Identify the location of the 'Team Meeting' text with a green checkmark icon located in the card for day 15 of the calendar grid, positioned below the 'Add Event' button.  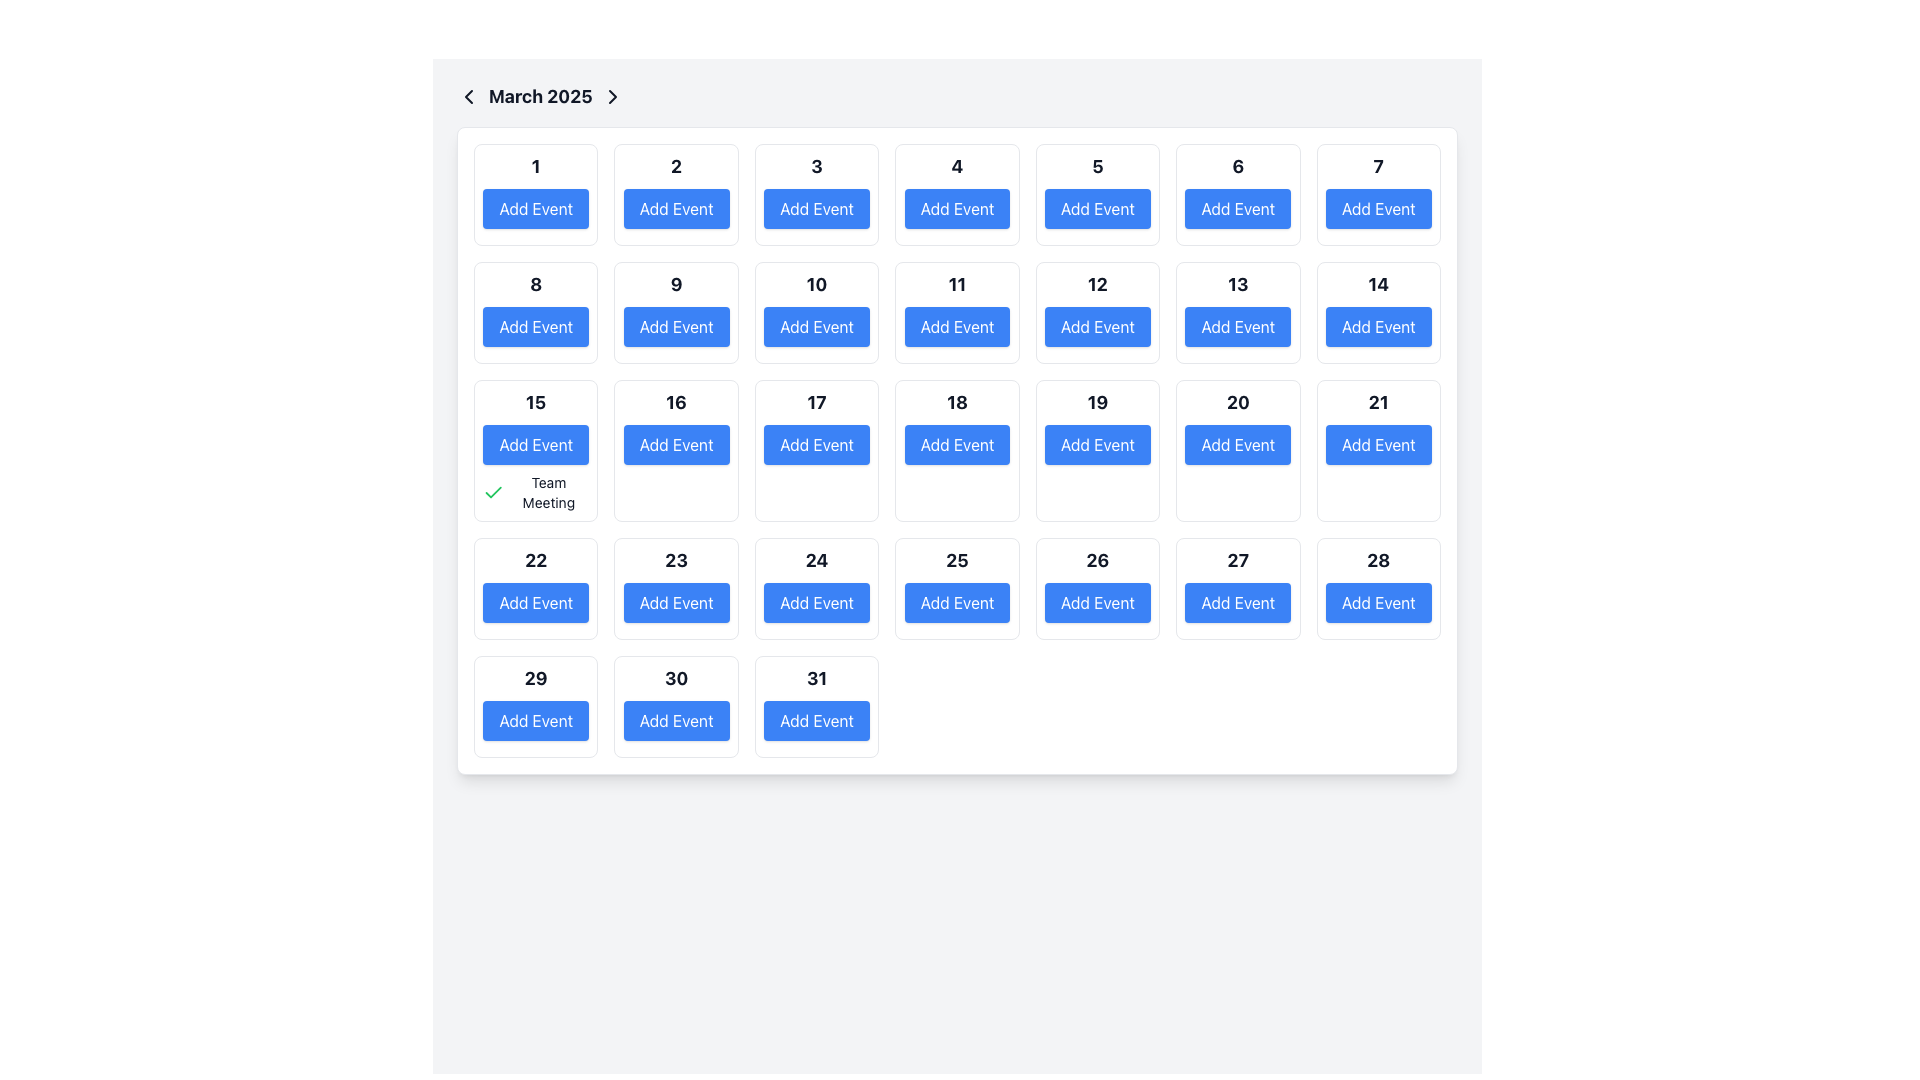
(536, 493).